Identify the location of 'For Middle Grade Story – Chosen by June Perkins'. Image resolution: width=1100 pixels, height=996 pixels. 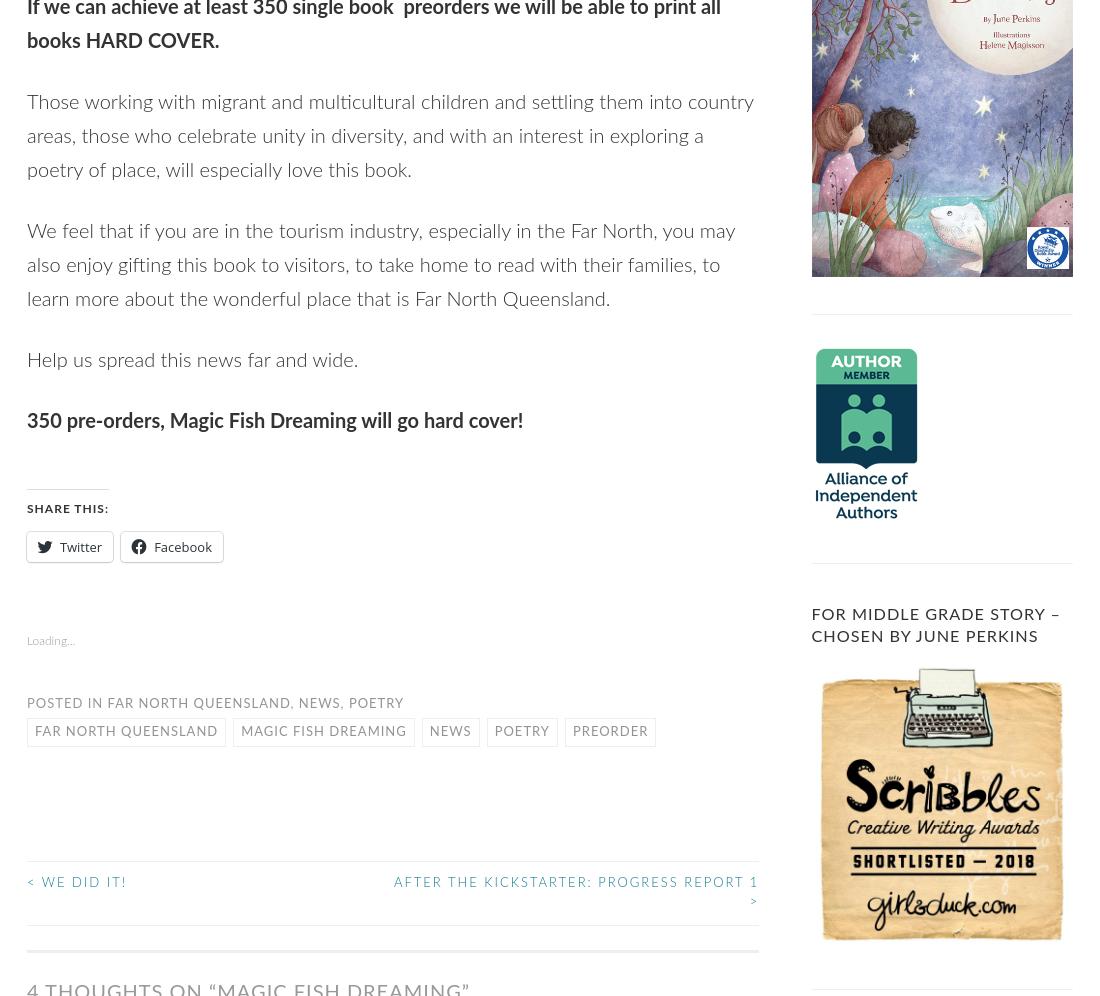
(935, 624).